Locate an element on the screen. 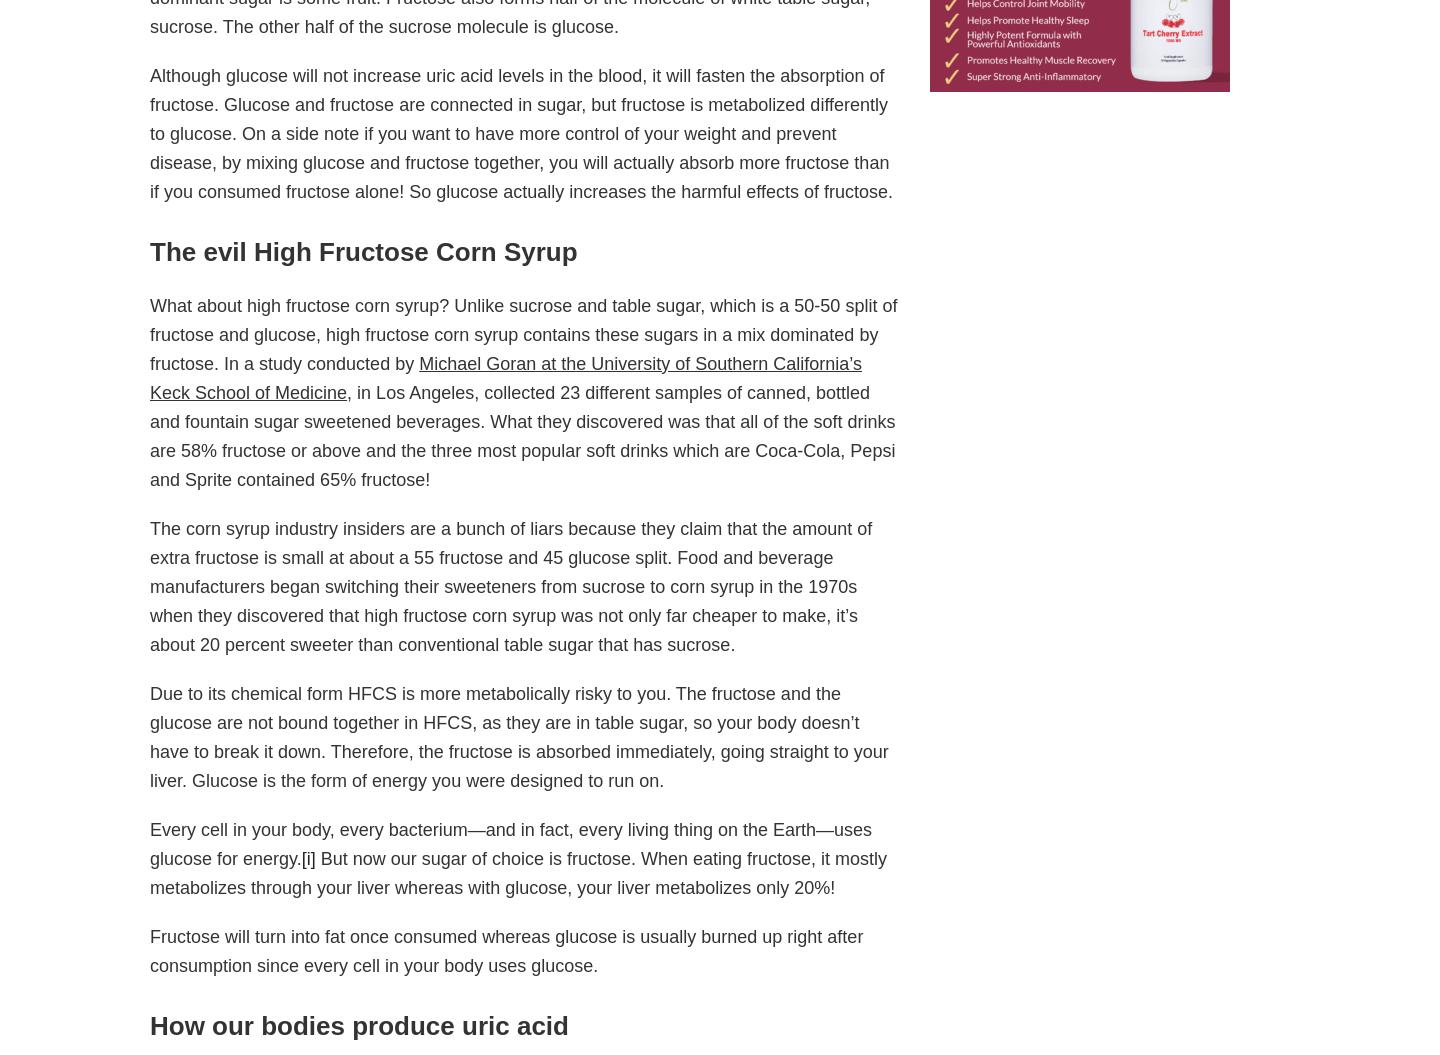 Image resolution: width=1440 pixels, height=1055 pixels. '[i]' is located at coordinates (308, 858).